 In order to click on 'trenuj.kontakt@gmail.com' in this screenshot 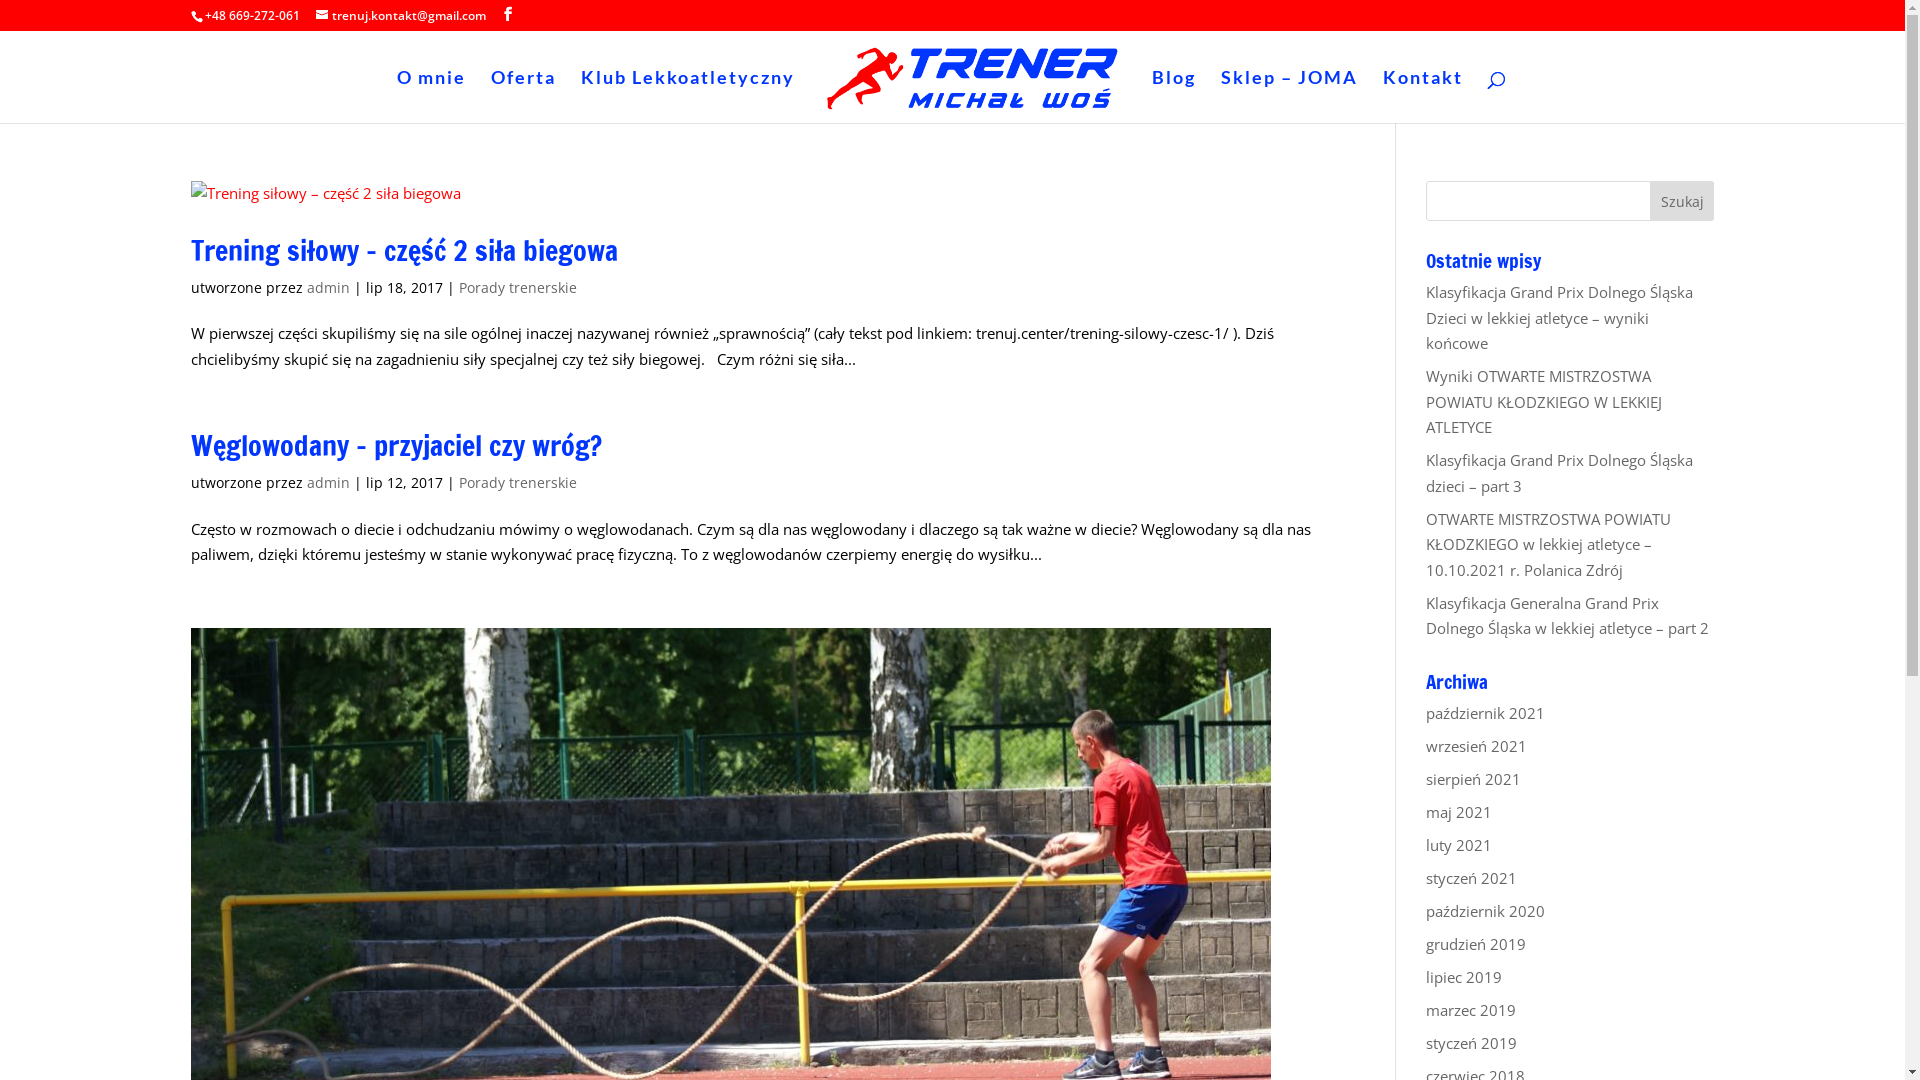, I will do `click(315, 15)`.